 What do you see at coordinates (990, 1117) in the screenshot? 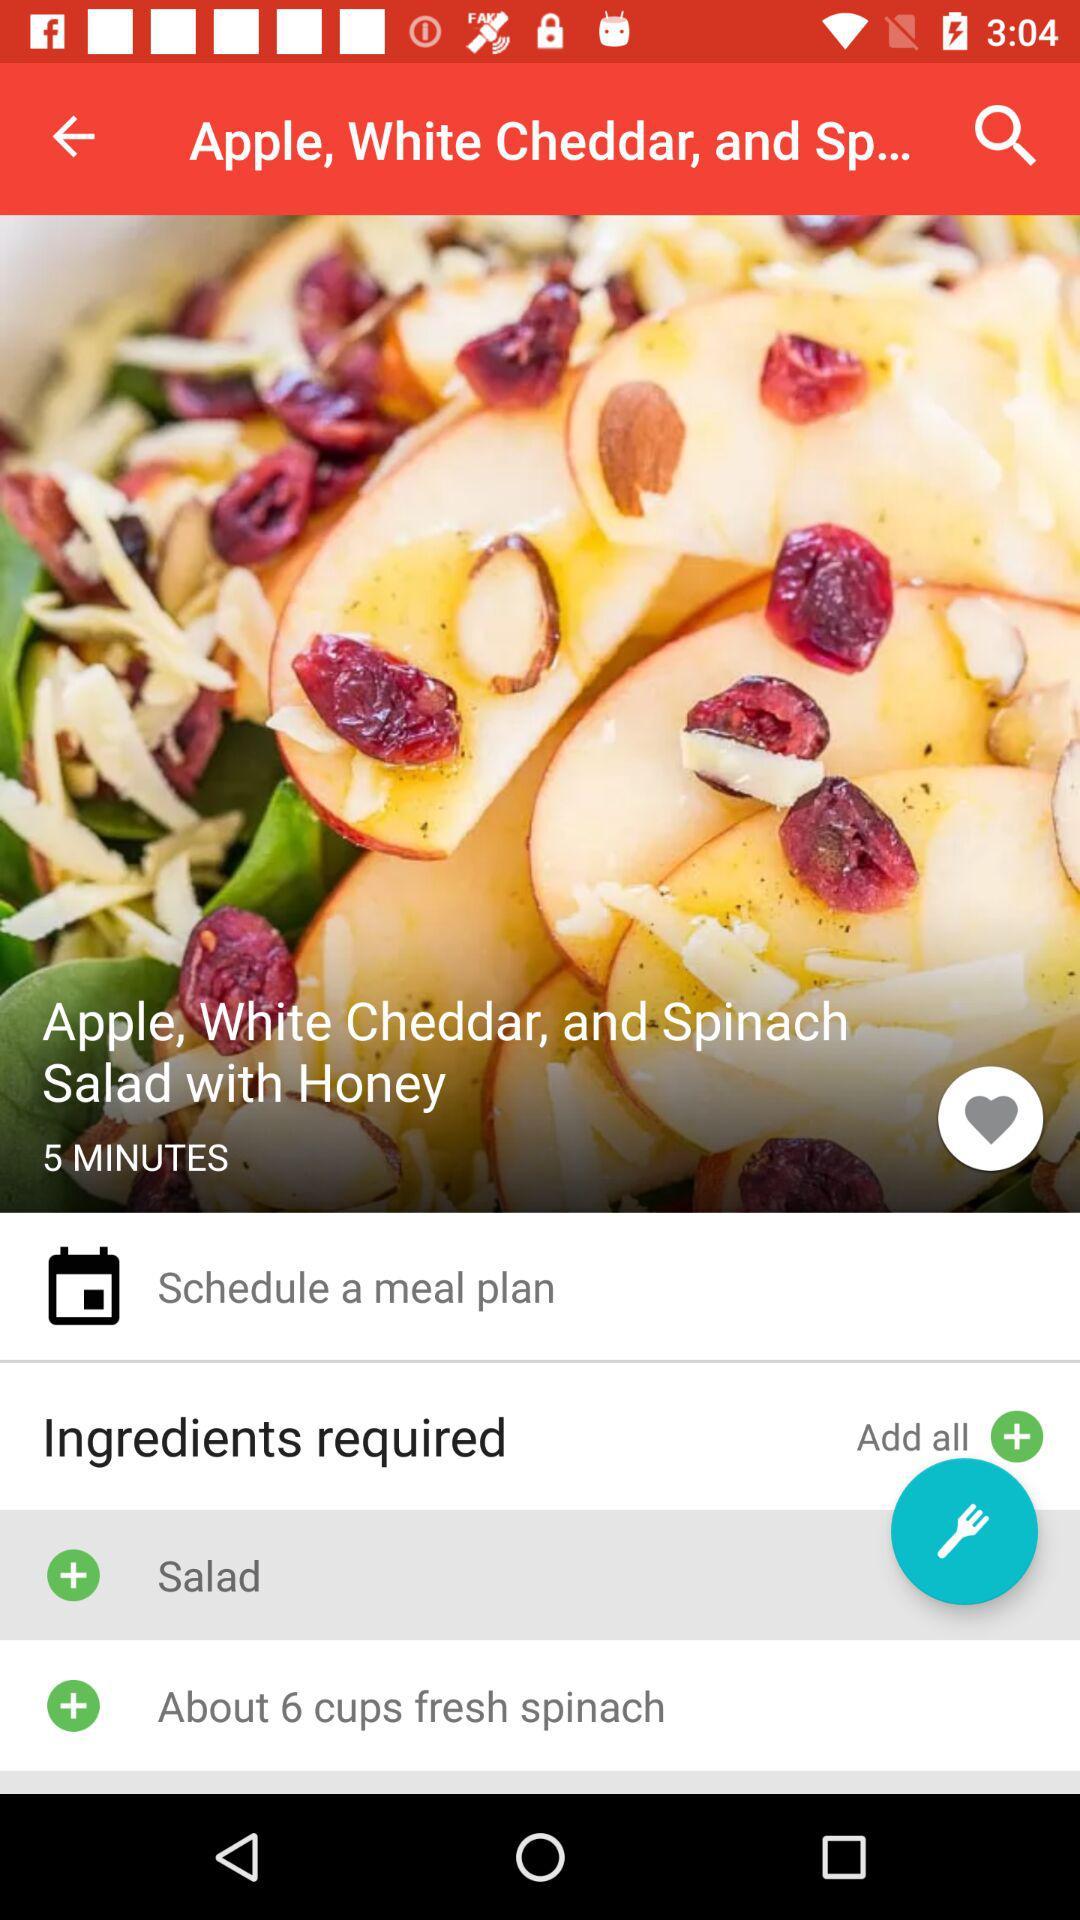
I see `the item next to apple white cheddar icon` at bounding box center [990, 1117].